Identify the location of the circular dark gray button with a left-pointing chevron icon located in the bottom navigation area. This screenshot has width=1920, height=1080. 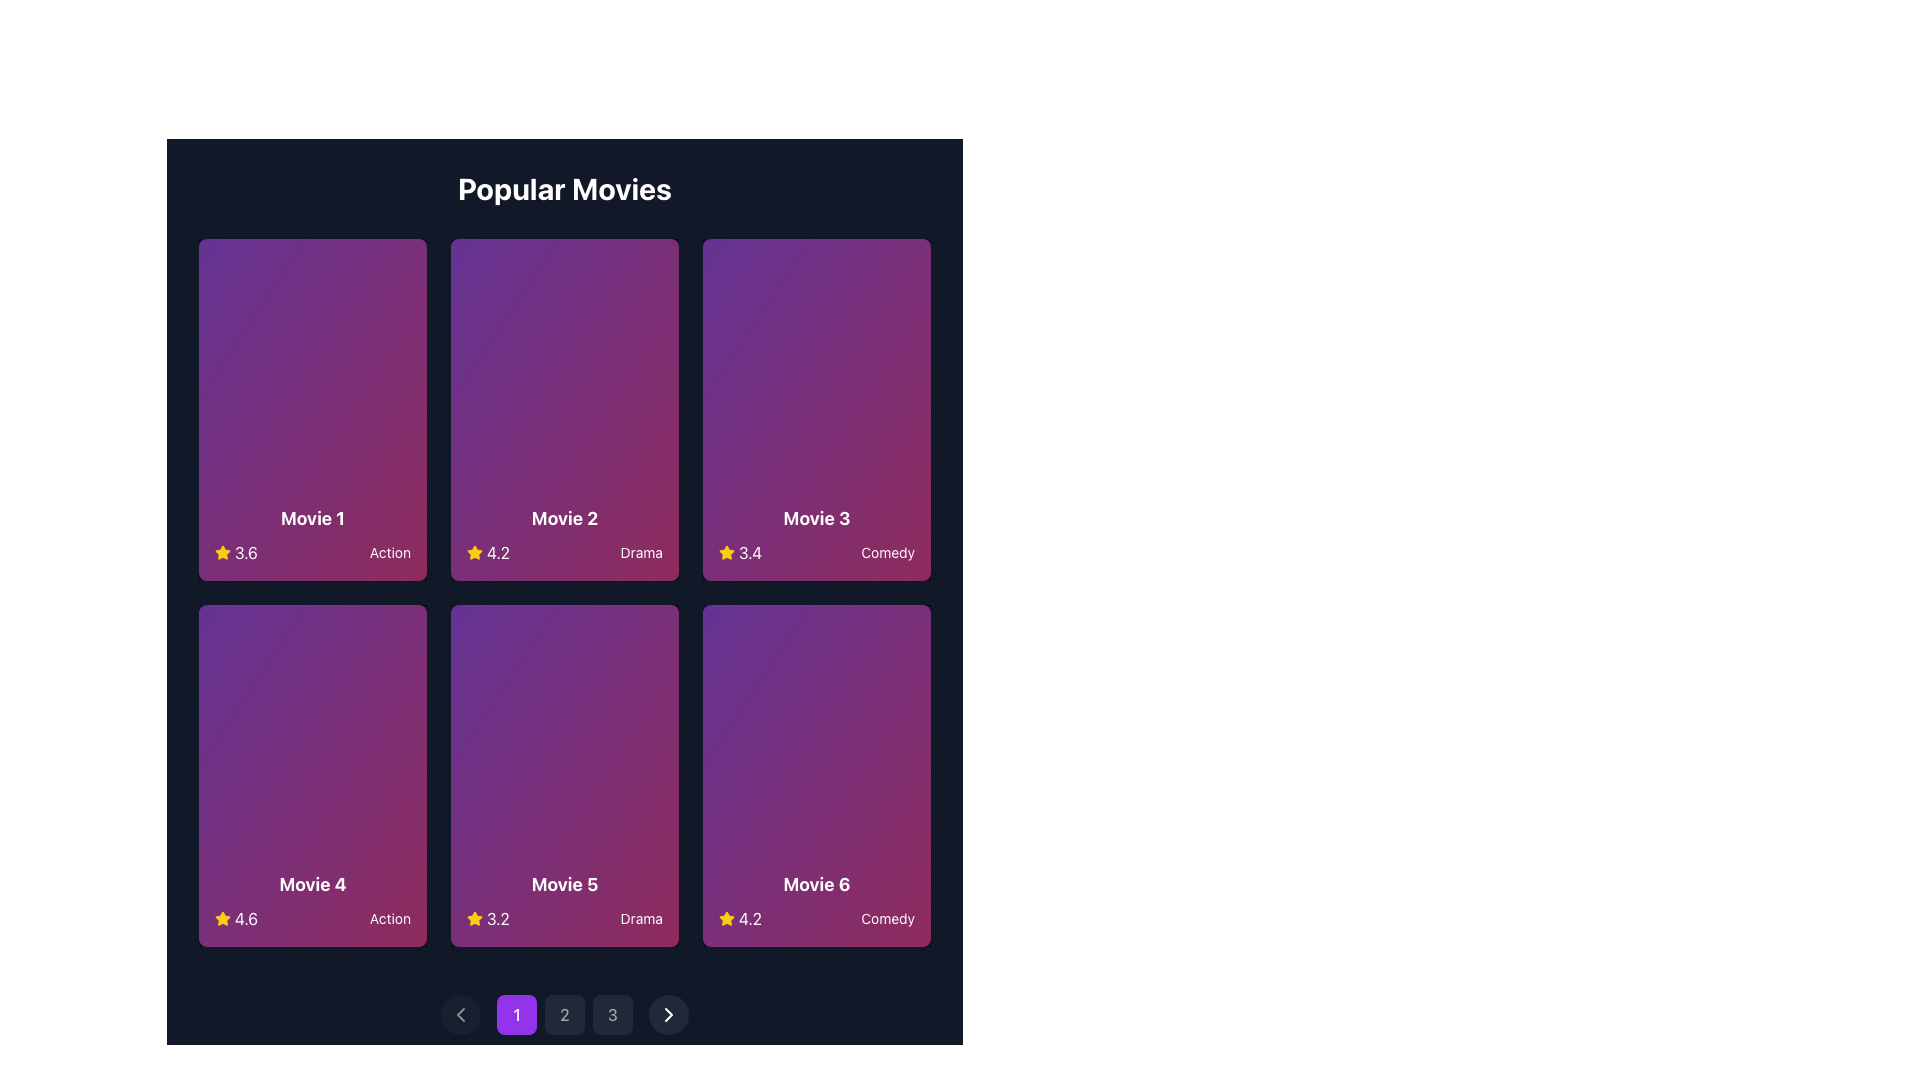
(459, 1014).